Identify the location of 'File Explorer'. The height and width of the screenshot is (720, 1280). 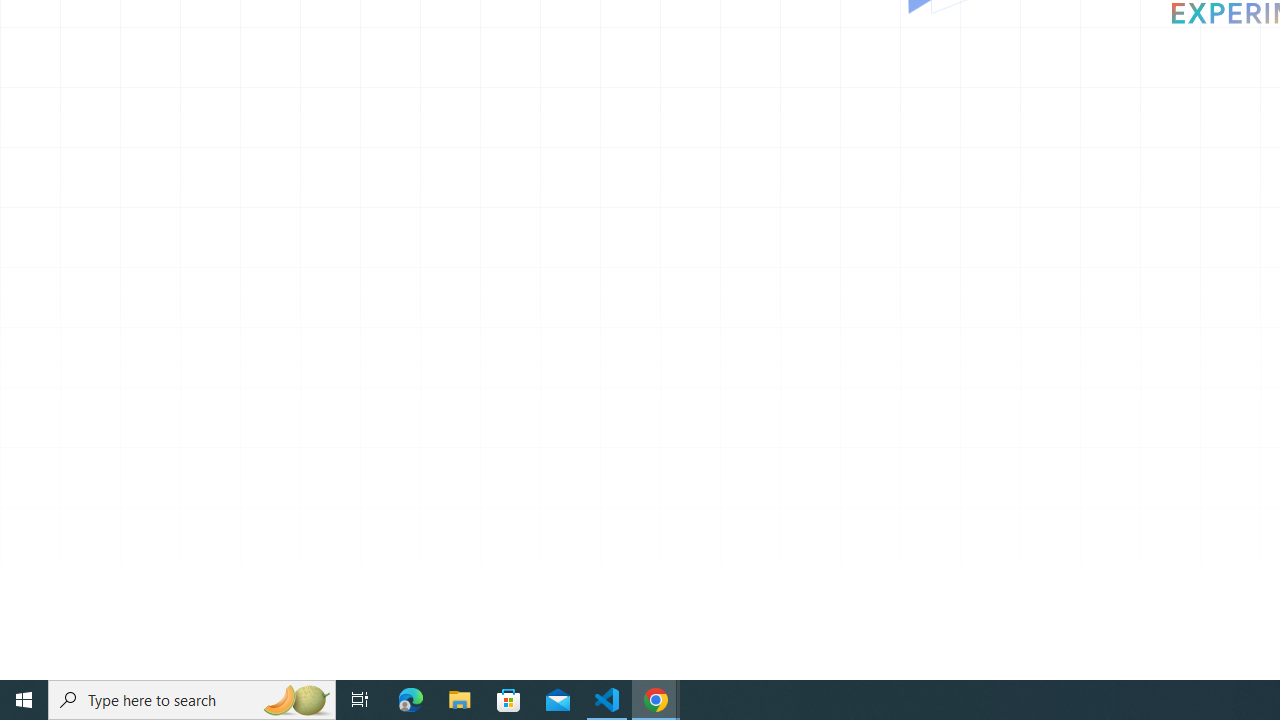
(459, 698).